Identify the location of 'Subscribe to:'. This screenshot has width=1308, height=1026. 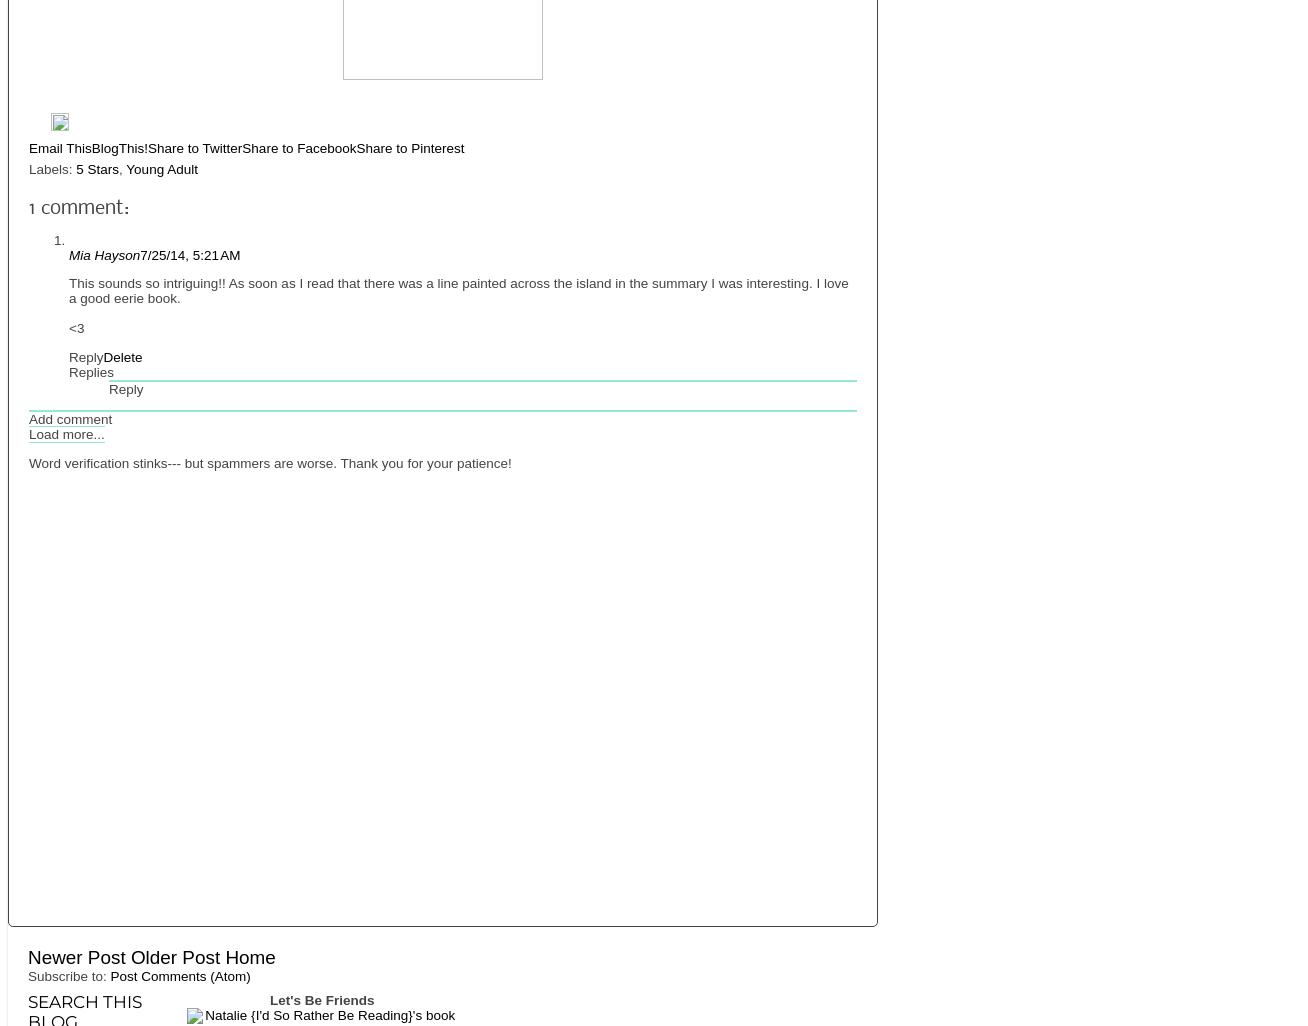
(69, 975).